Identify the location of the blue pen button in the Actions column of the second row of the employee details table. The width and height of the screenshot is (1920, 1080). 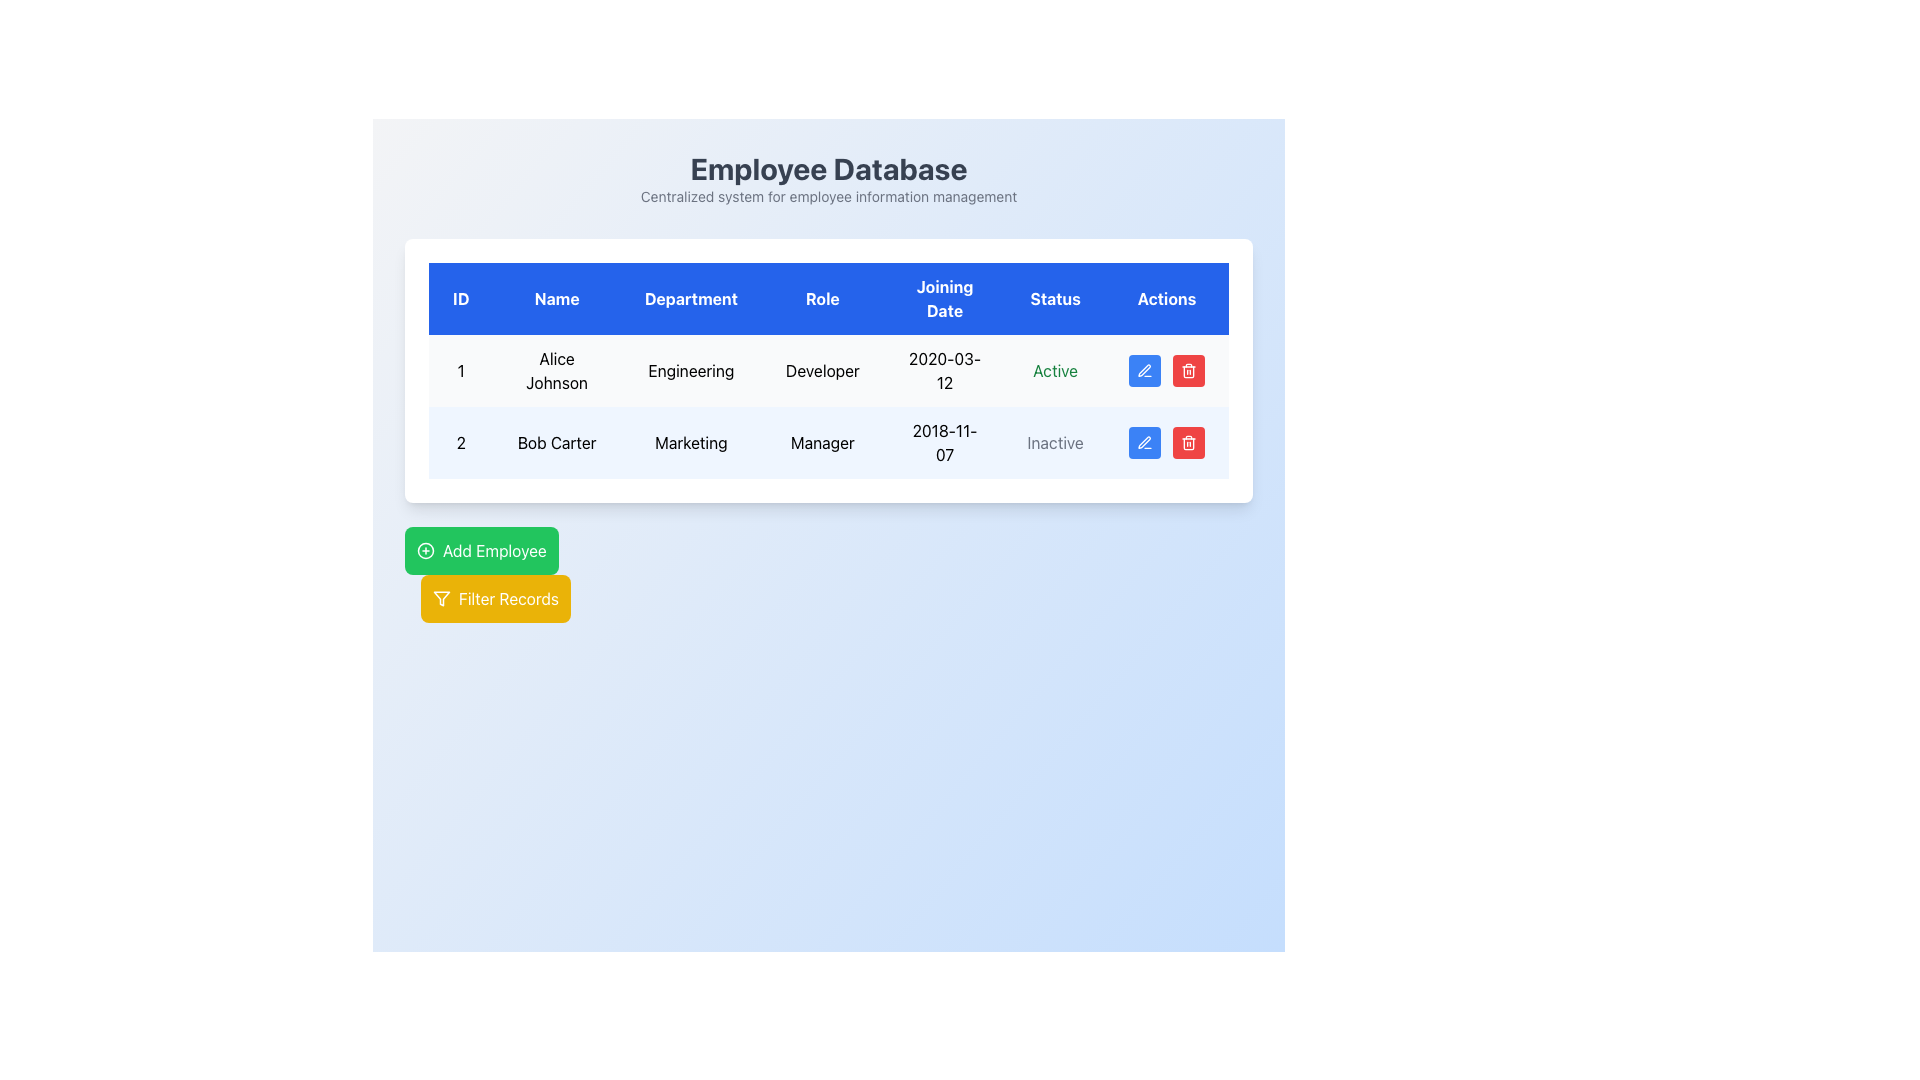
(1166, 442).